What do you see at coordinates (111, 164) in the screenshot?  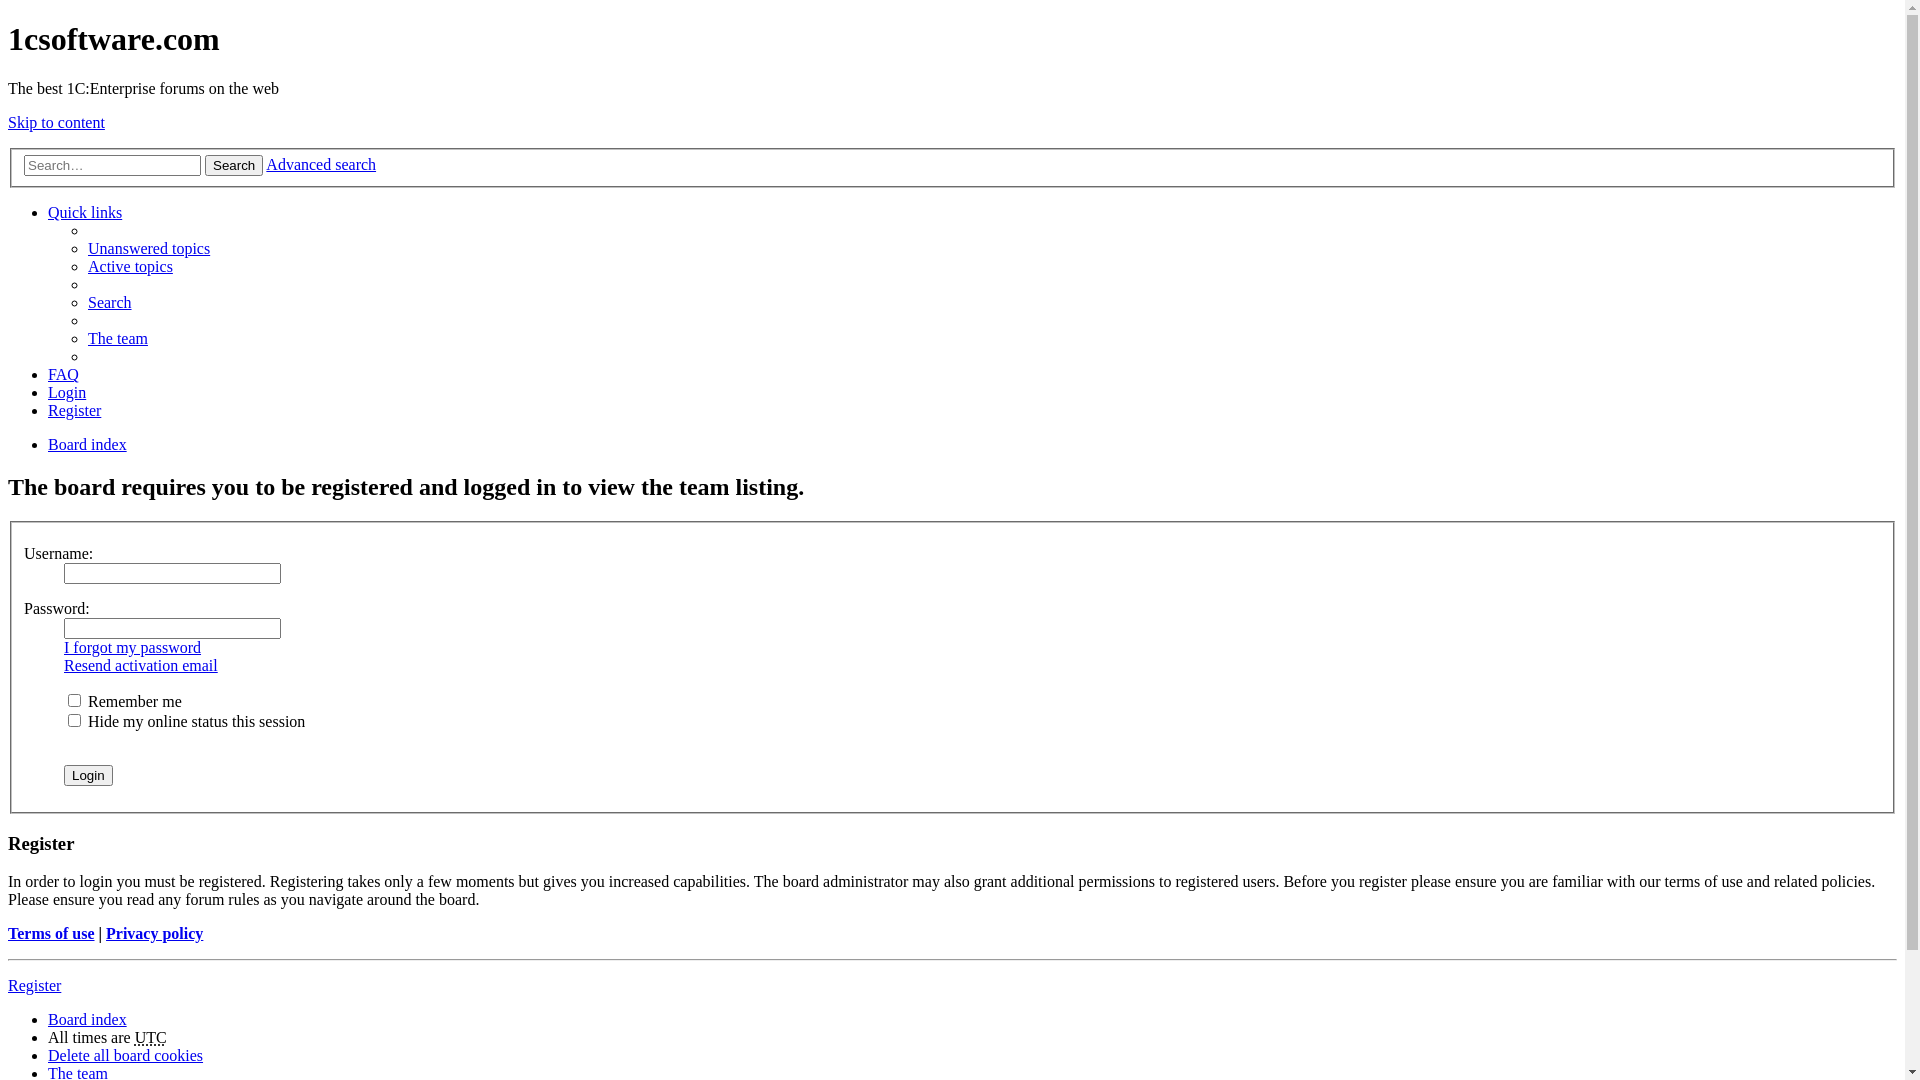 I see `'Search for keywords'` at bounding box center [111, 164].